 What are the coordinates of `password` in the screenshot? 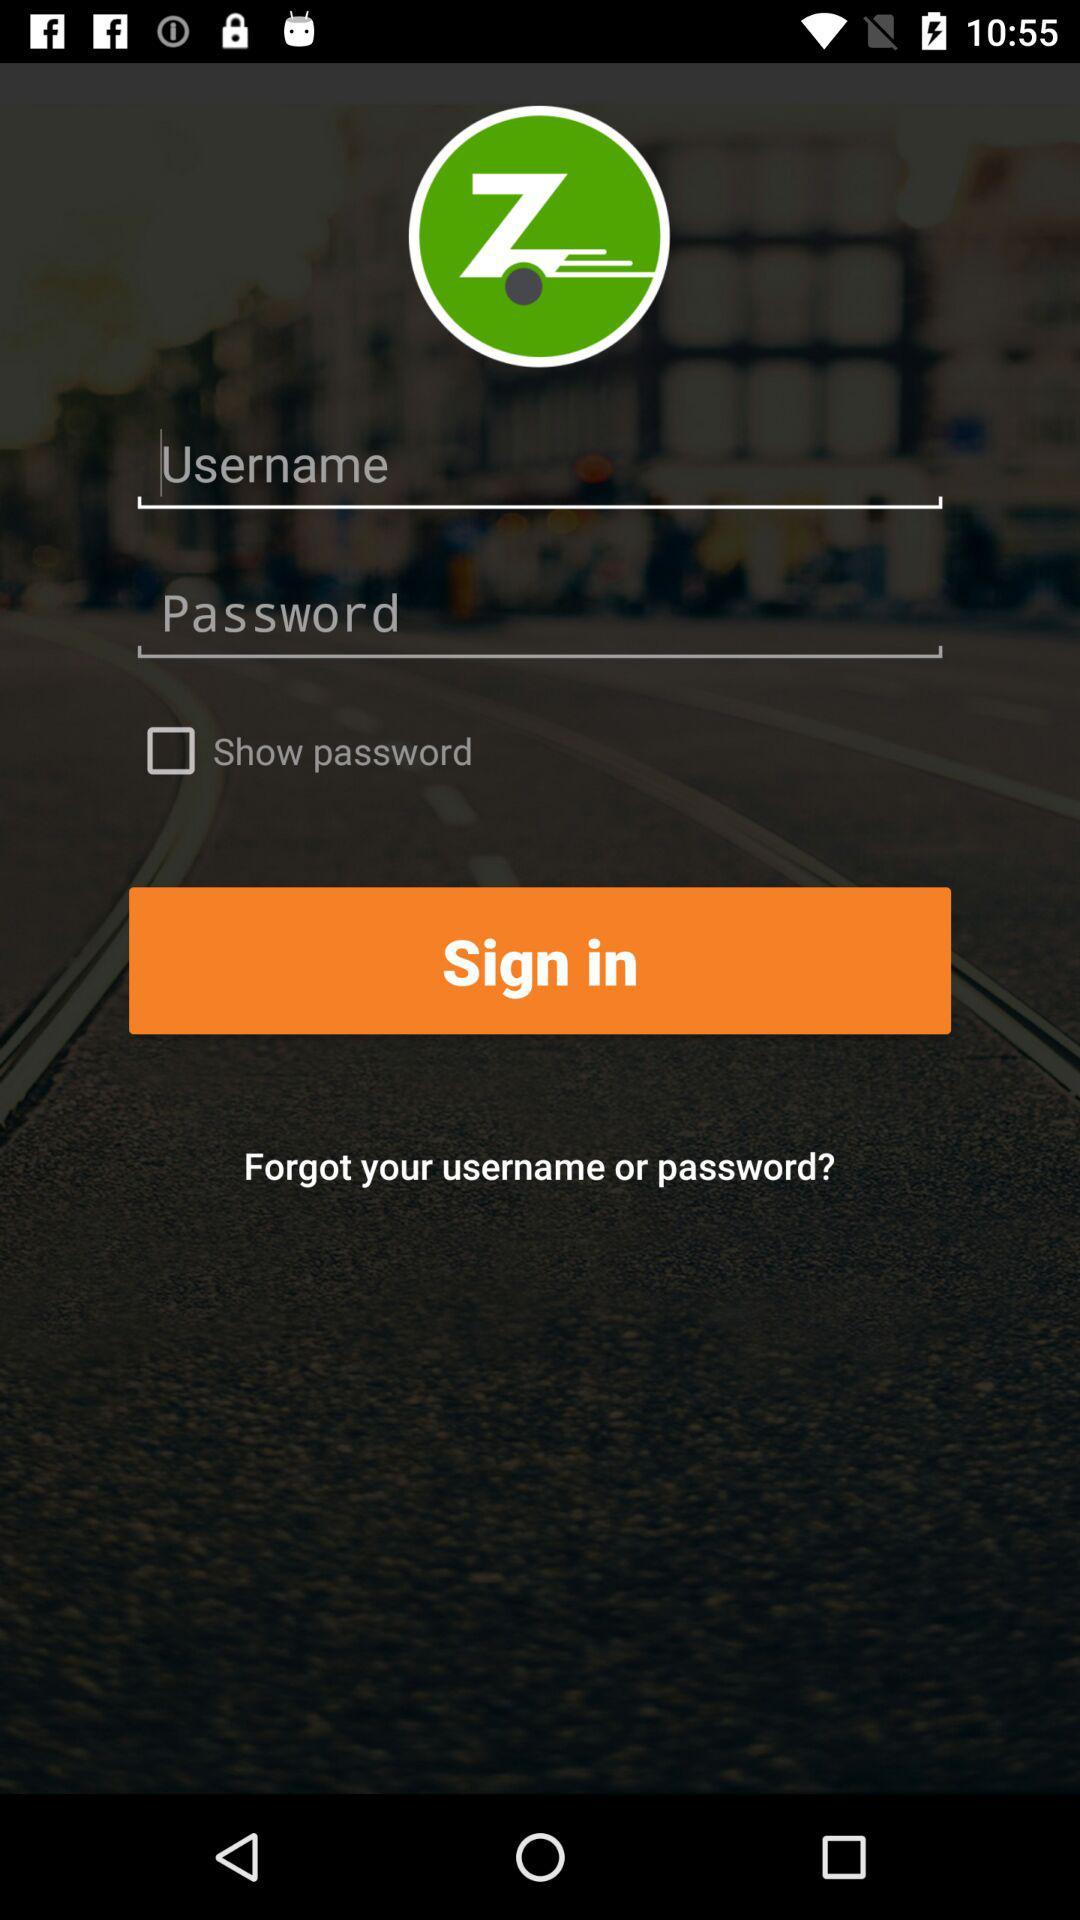 It's located at (540, 612).